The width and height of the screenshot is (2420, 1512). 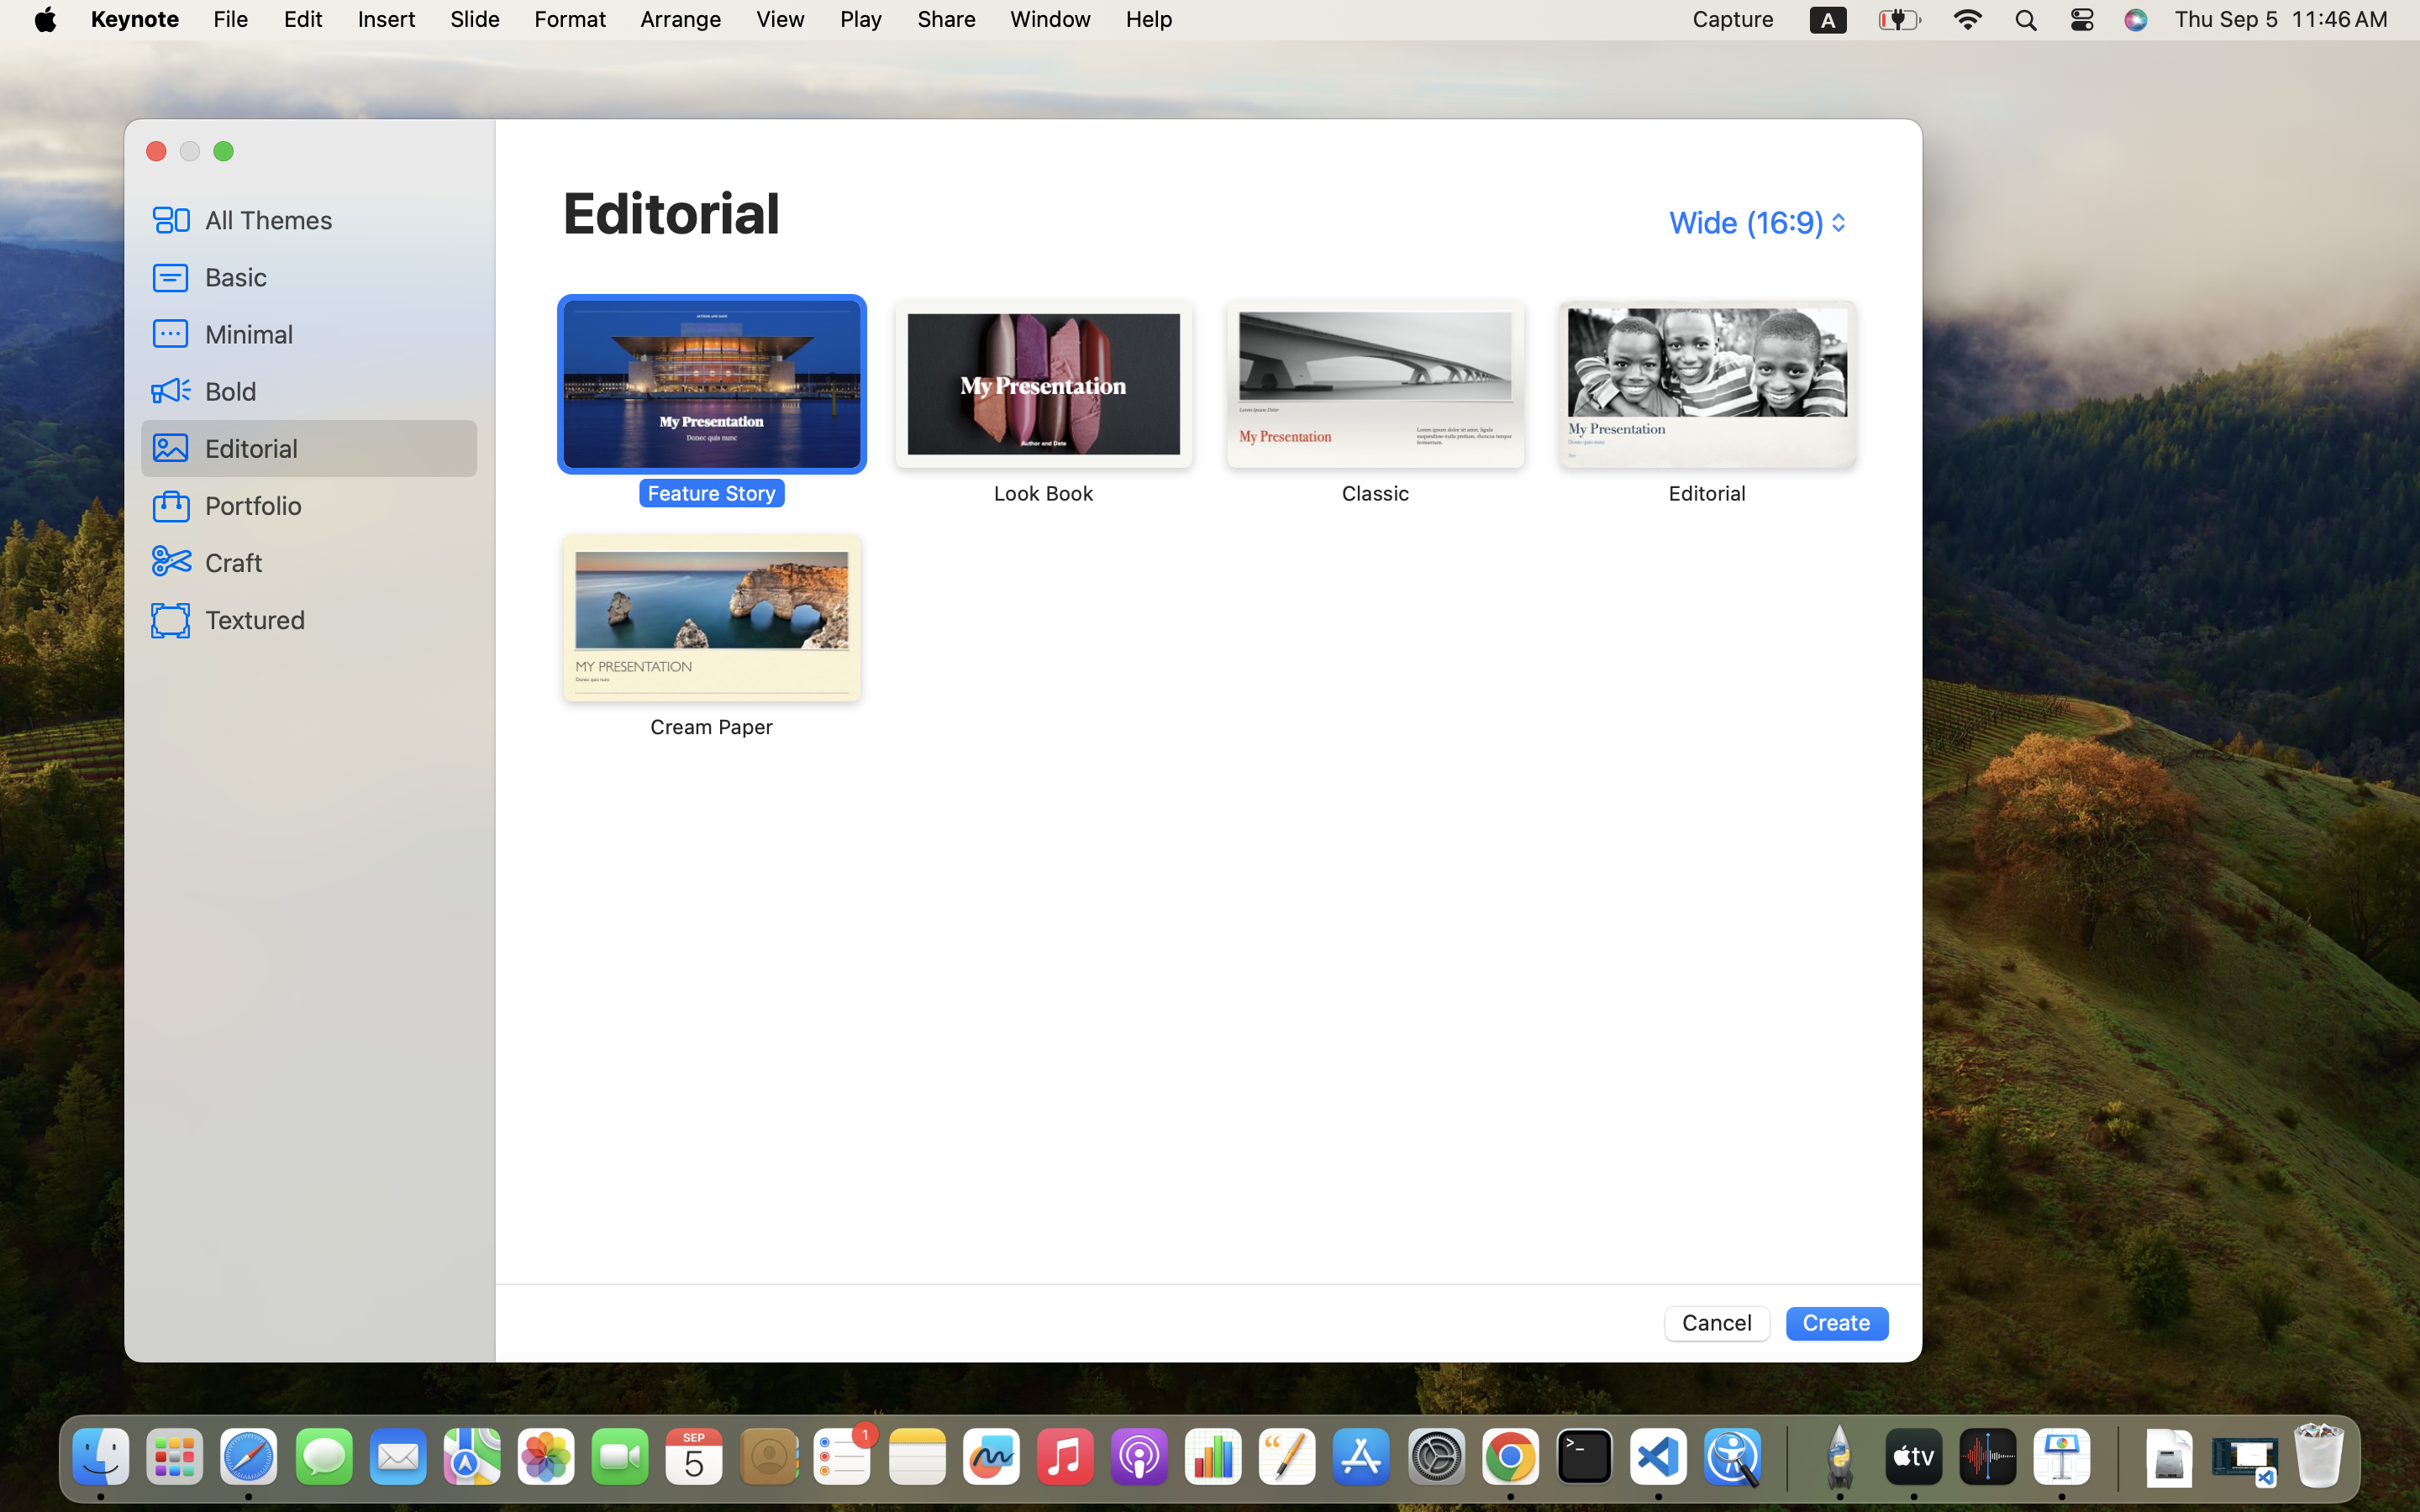 I want to click on 'Minimal', so click(x=334, y=333).